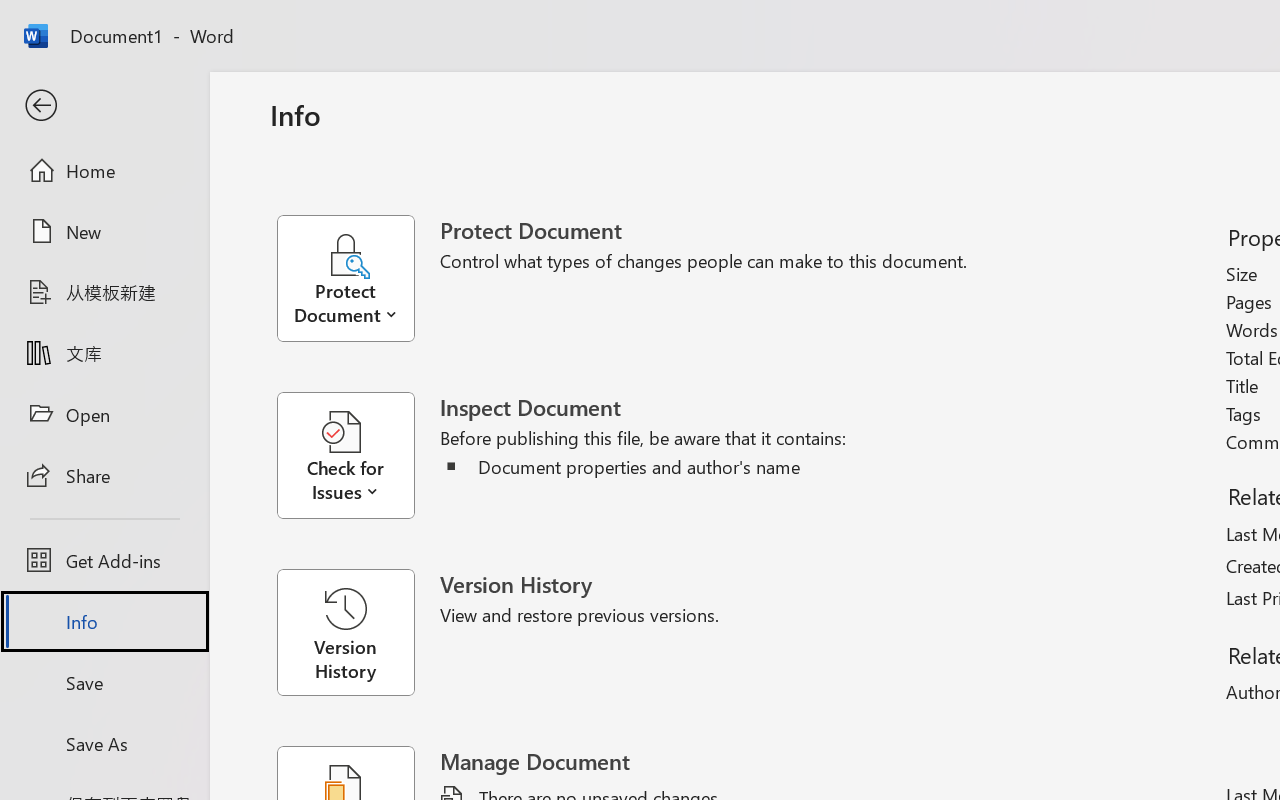 This screenshot has width=1280, height=800. What do you see at coordinates (358, 454) in the screenshot?
I see `'Check for Issues'` at bounding box center [358, 454].